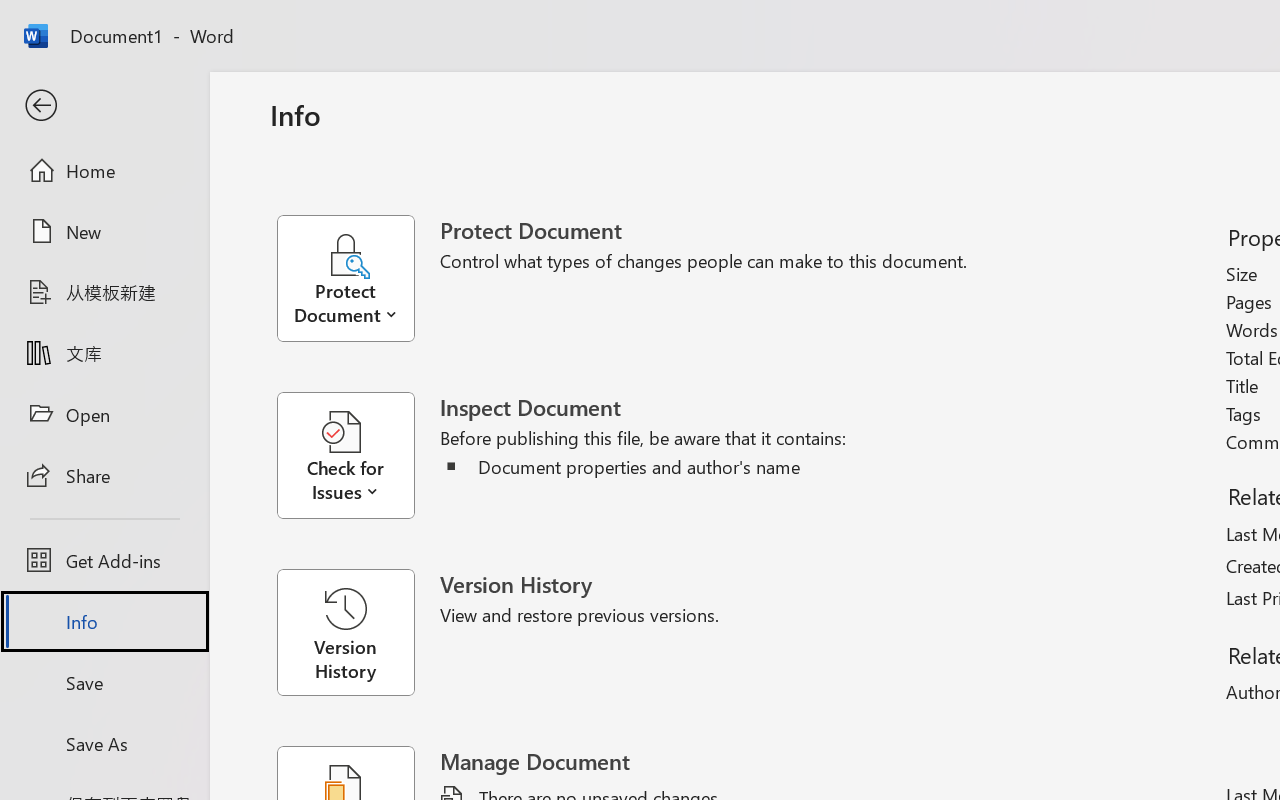 This screenshot has width=1280, height=800. What do you see at coordinates (358, 454) in the screenshot?
I see `'Check for Issues'` at bounding box center [358, 454].